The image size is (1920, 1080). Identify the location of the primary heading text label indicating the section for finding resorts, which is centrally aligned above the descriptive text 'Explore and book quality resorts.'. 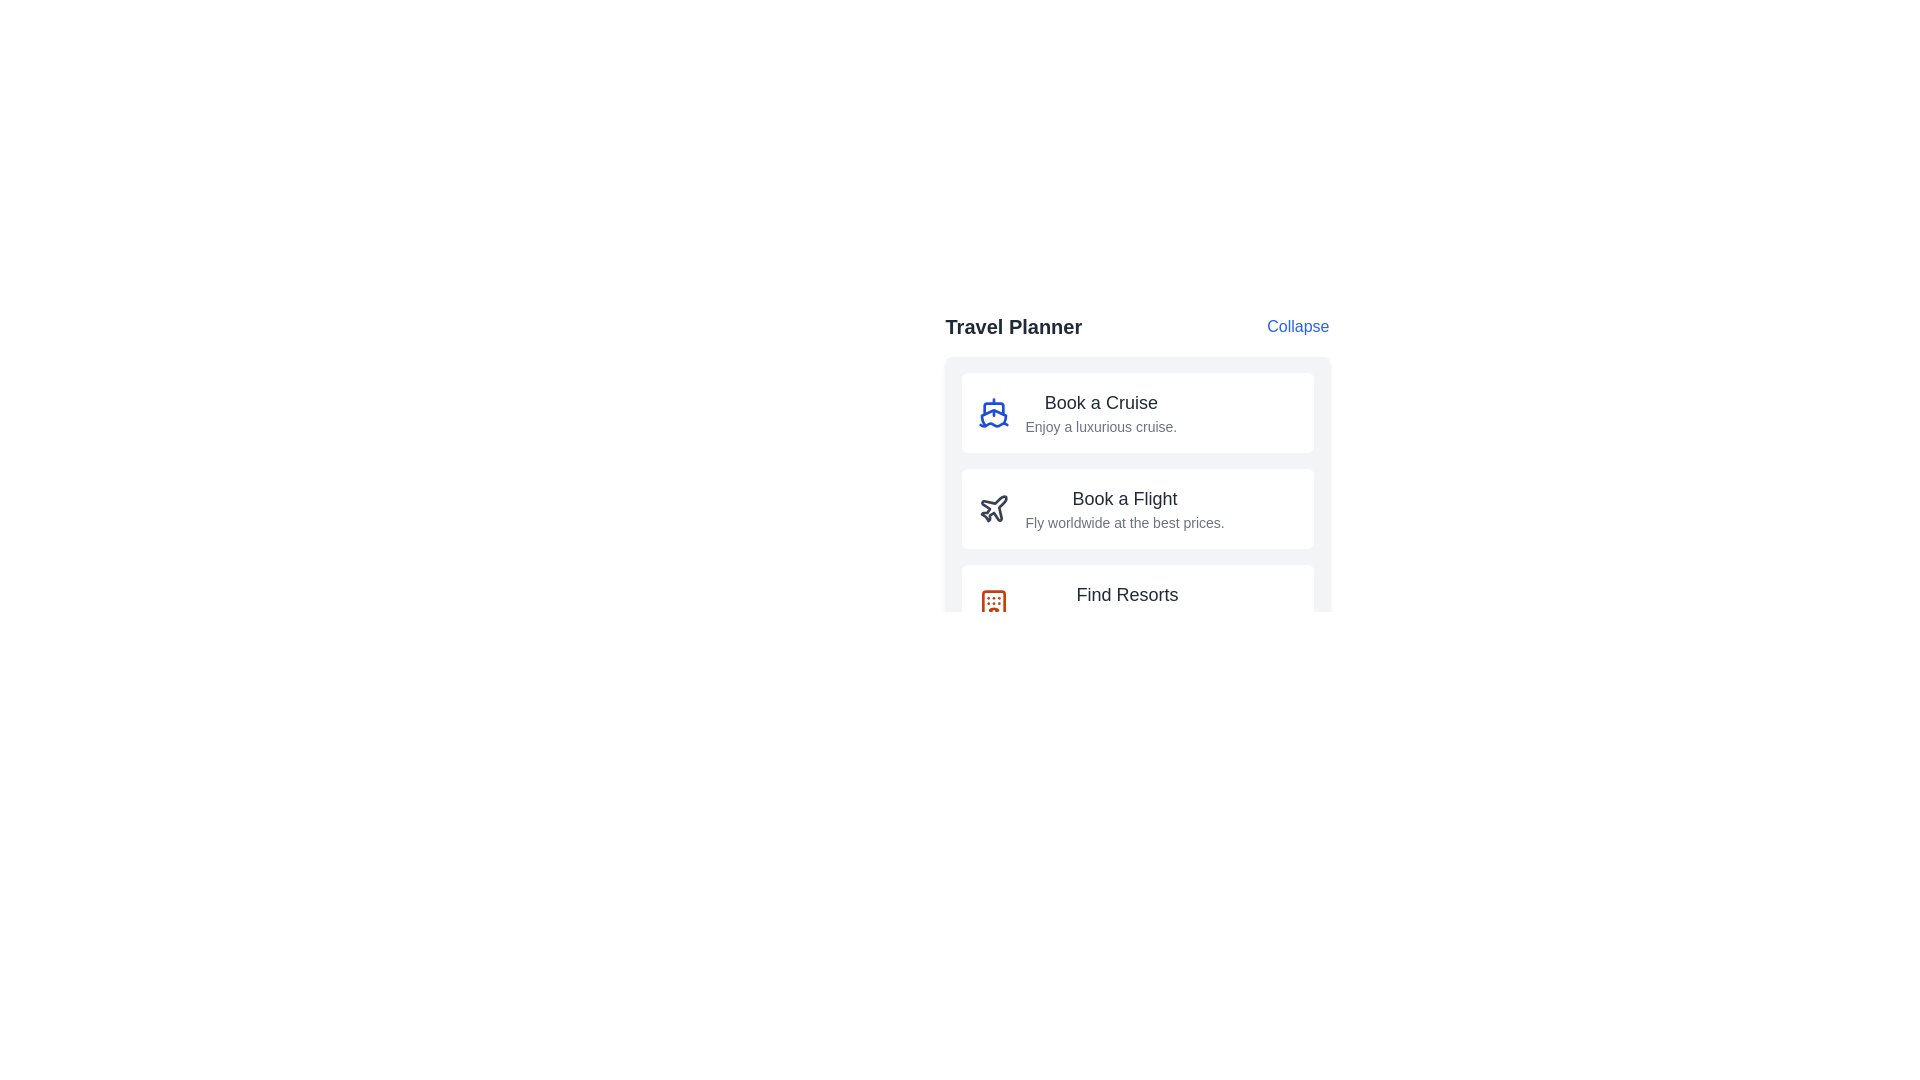
(1127, 593).